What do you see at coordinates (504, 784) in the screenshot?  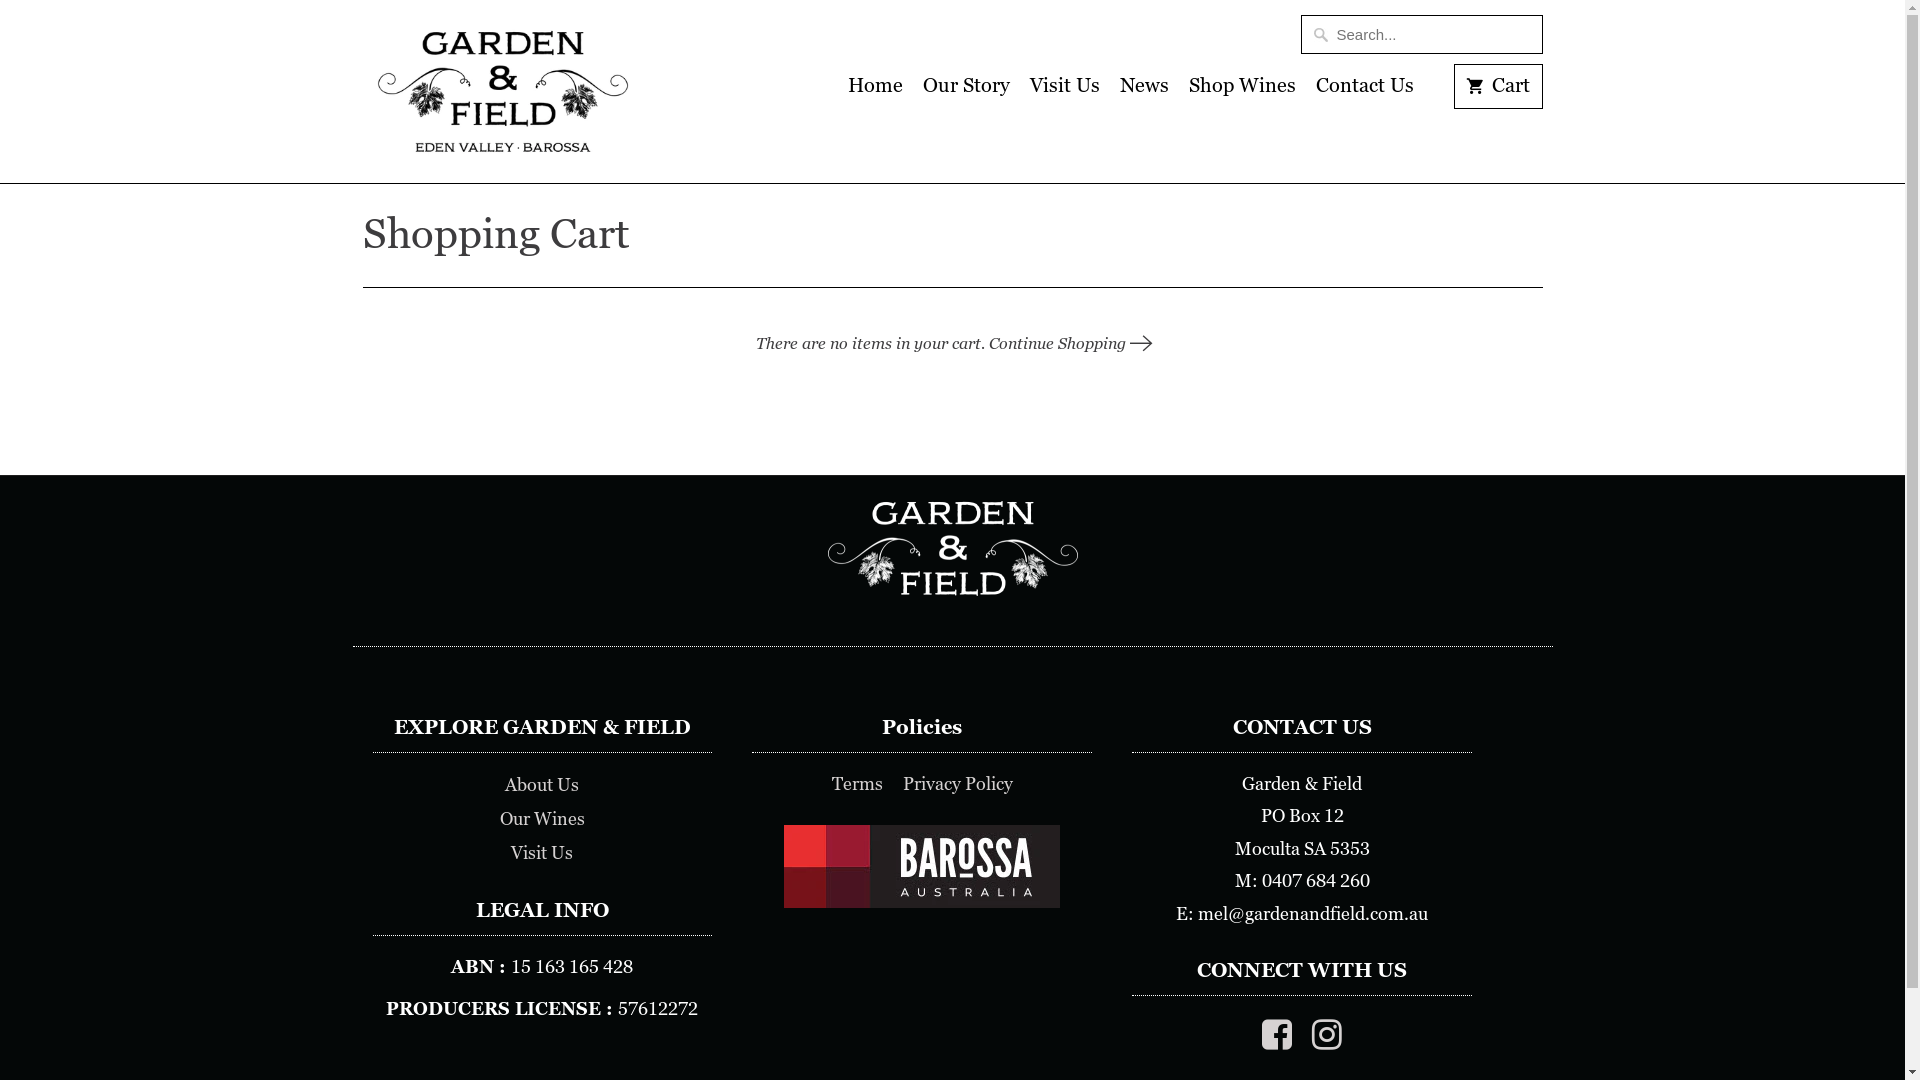 I see `'About Us'` at bounding box center [504, 784].